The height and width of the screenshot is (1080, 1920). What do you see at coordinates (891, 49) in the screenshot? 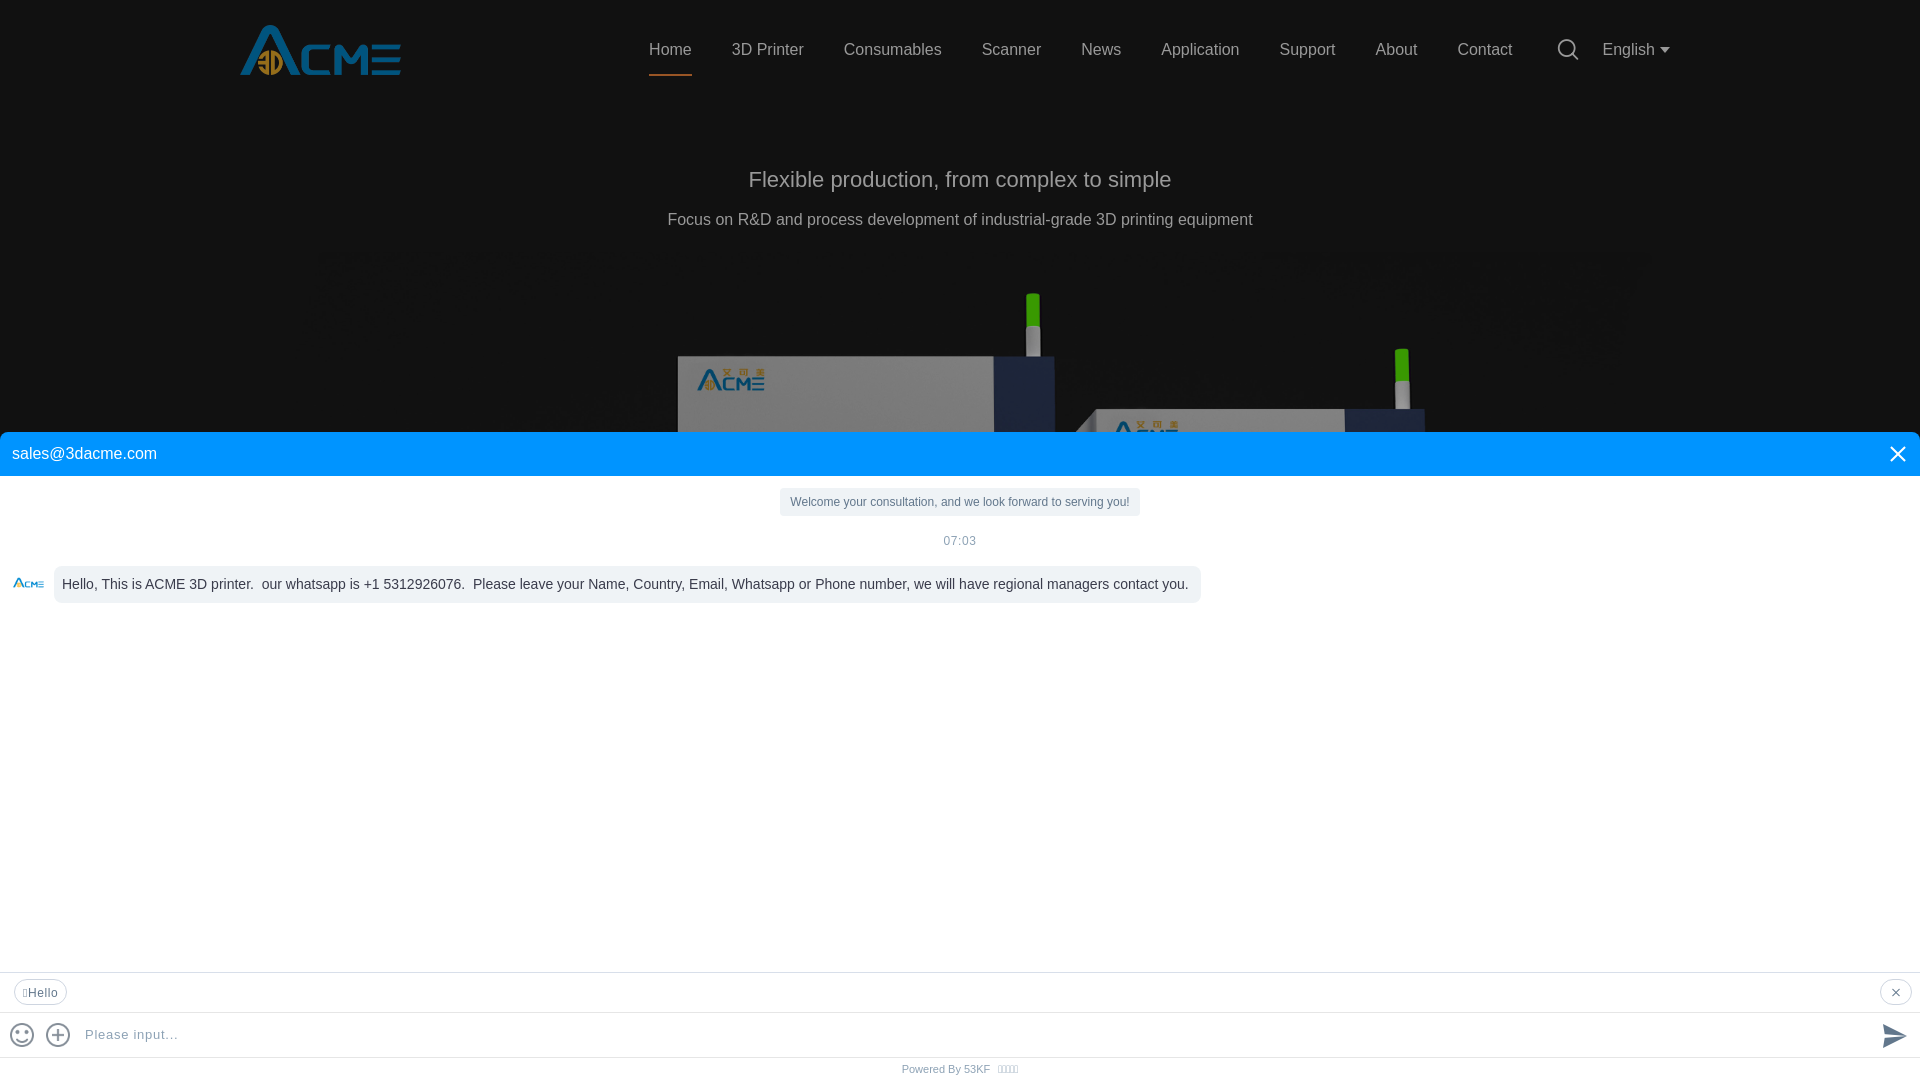
I see `'Consumables'` at bounding box center [891, 49].